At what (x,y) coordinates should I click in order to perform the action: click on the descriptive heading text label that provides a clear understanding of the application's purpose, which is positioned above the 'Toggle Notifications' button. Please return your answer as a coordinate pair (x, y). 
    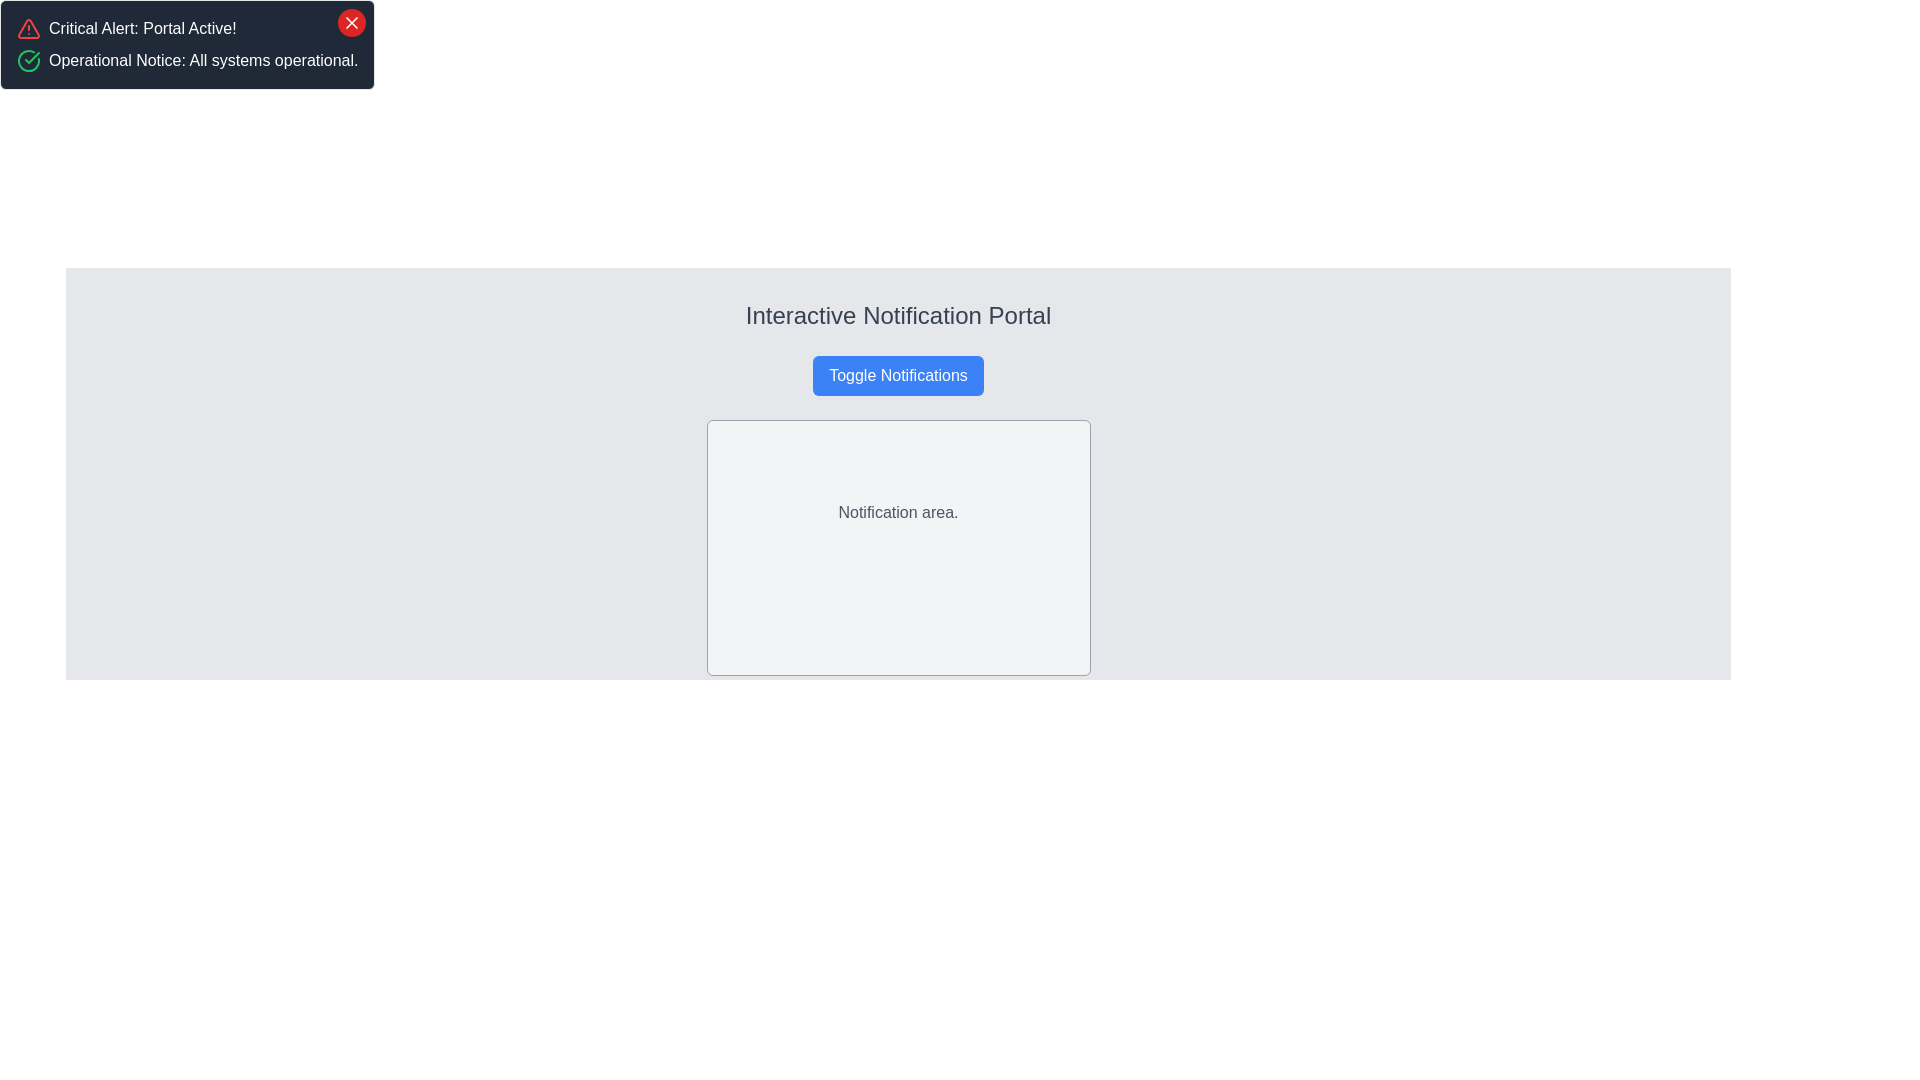
    Looking at the image, I should click on (897, 315).